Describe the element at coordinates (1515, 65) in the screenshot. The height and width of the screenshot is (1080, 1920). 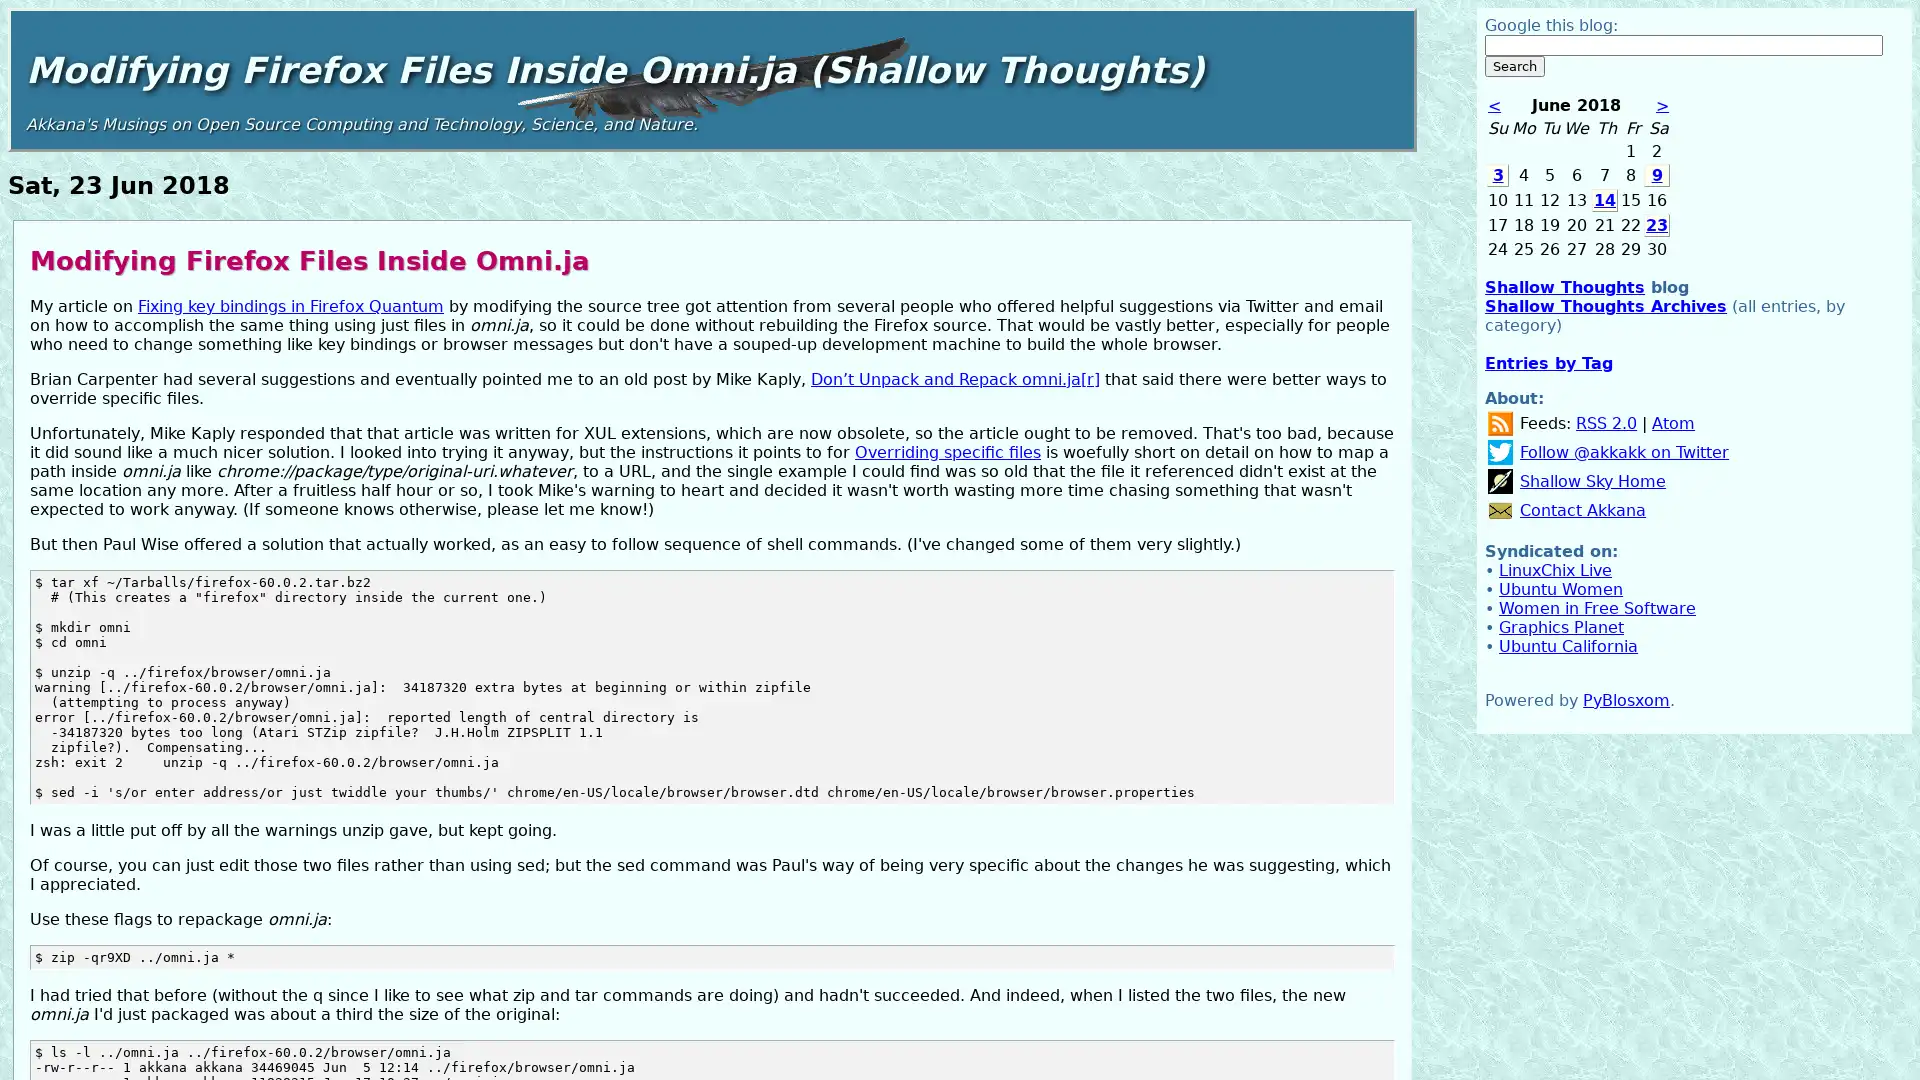
I see `Search` at that location.